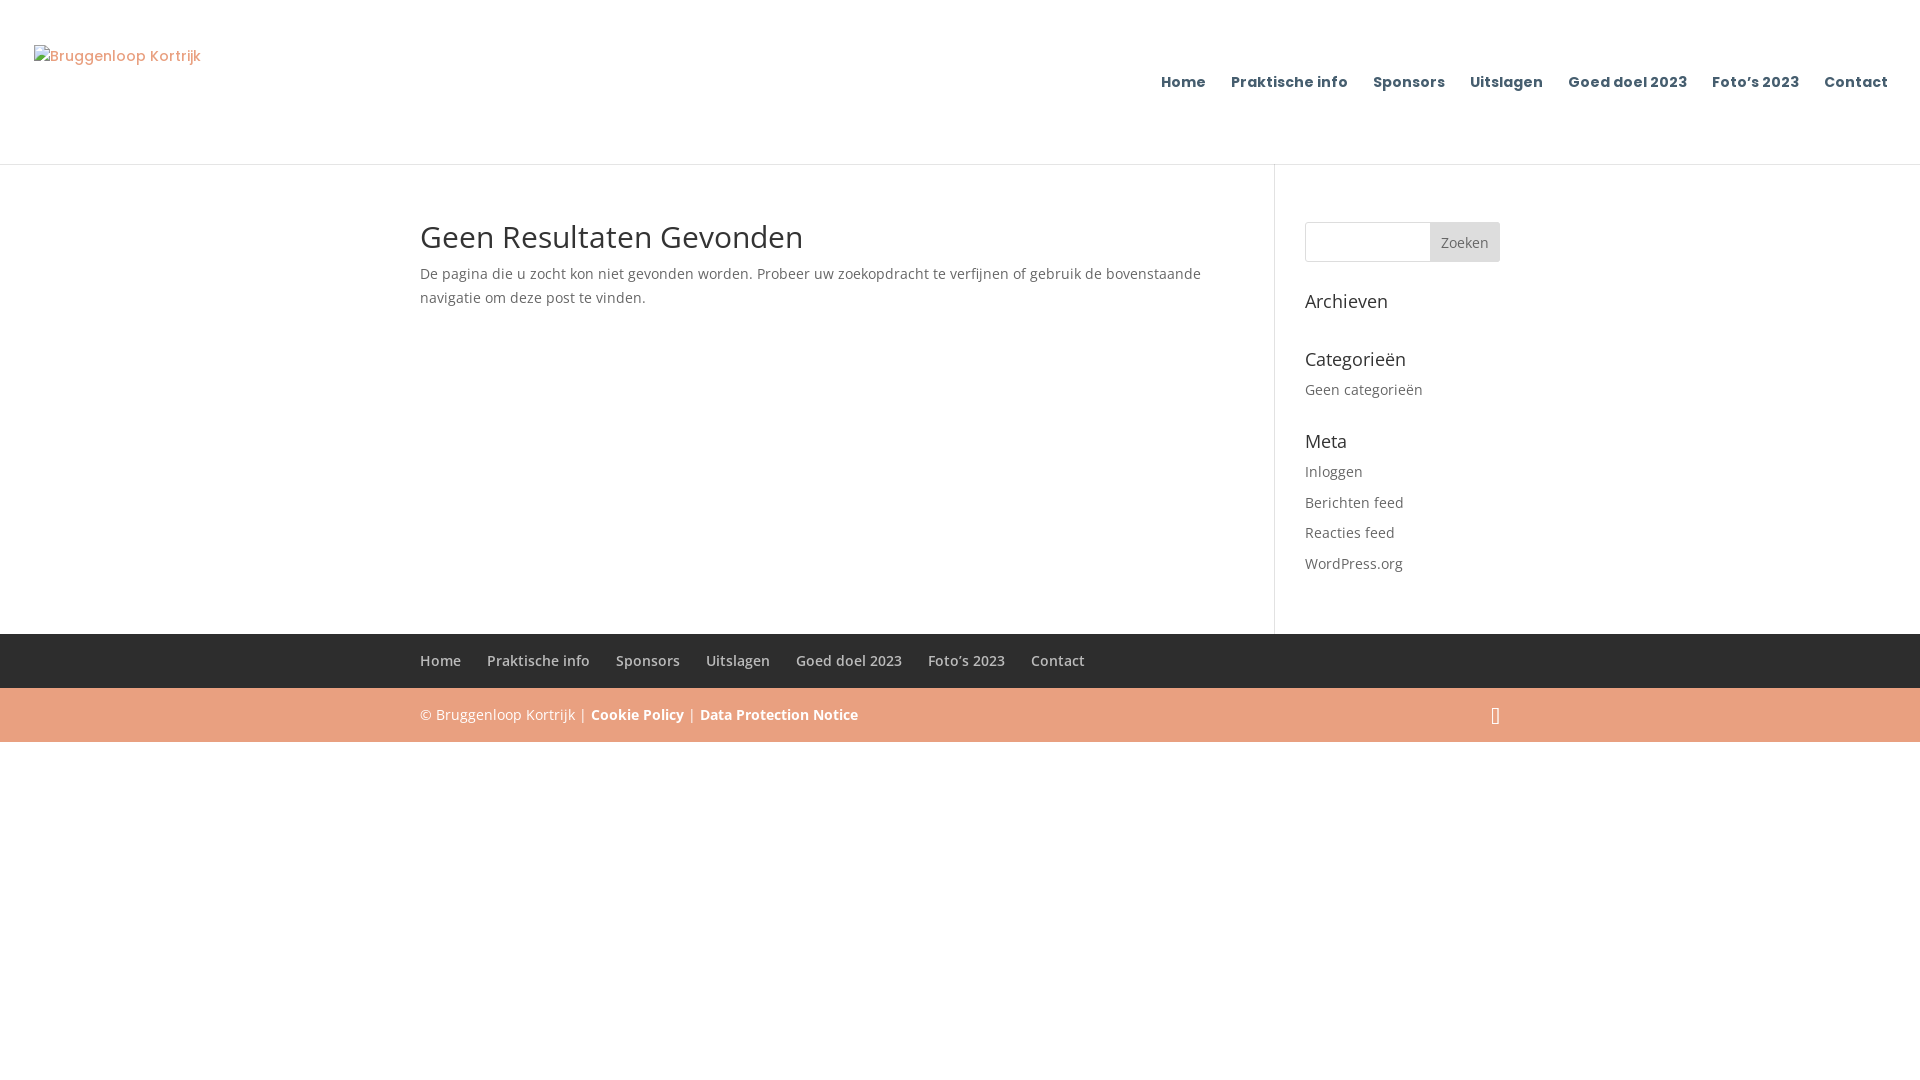  Describe the element at coordinates (1429, 241) in the screenshot. I see `'Zoeken'` at that location.